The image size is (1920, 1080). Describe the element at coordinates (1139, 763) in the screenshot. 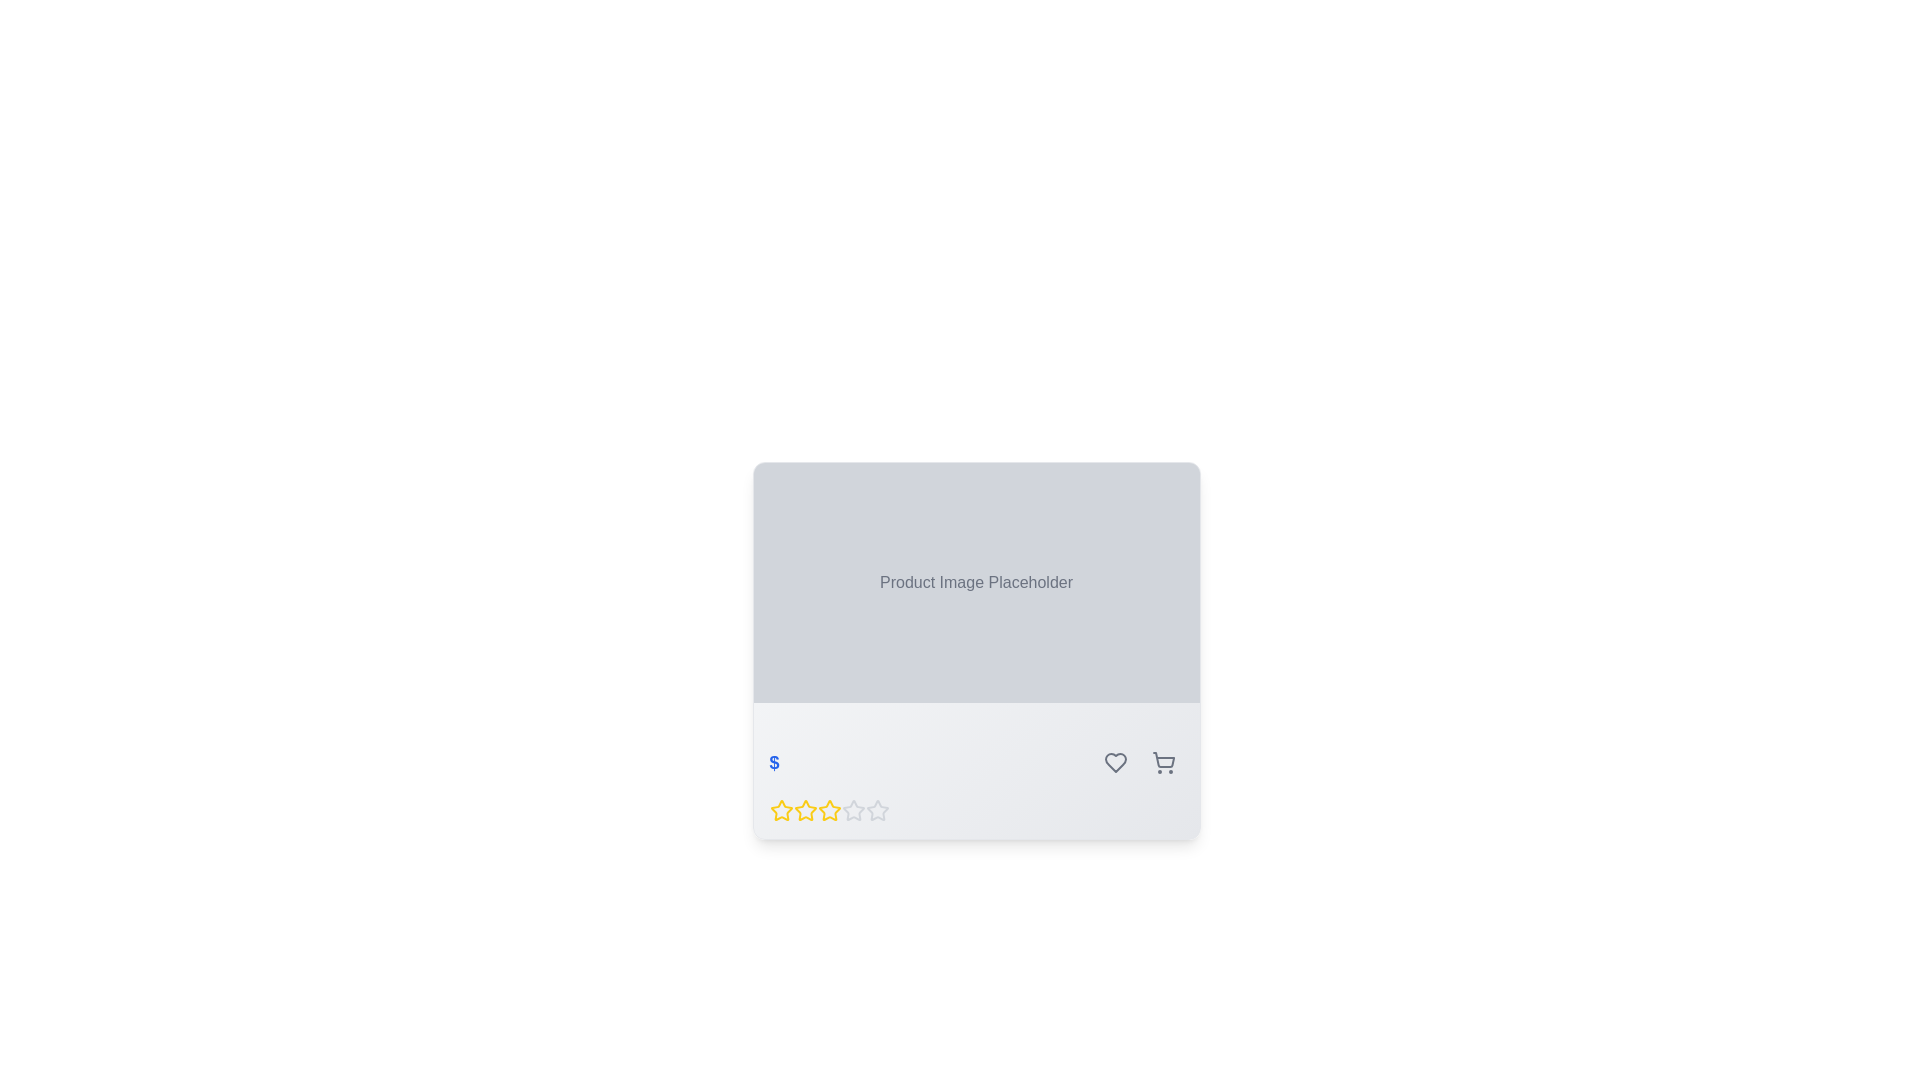

I see `the heart button on the left side of the grouping of circular buttons with icons to mark the item as favorite` at that location.